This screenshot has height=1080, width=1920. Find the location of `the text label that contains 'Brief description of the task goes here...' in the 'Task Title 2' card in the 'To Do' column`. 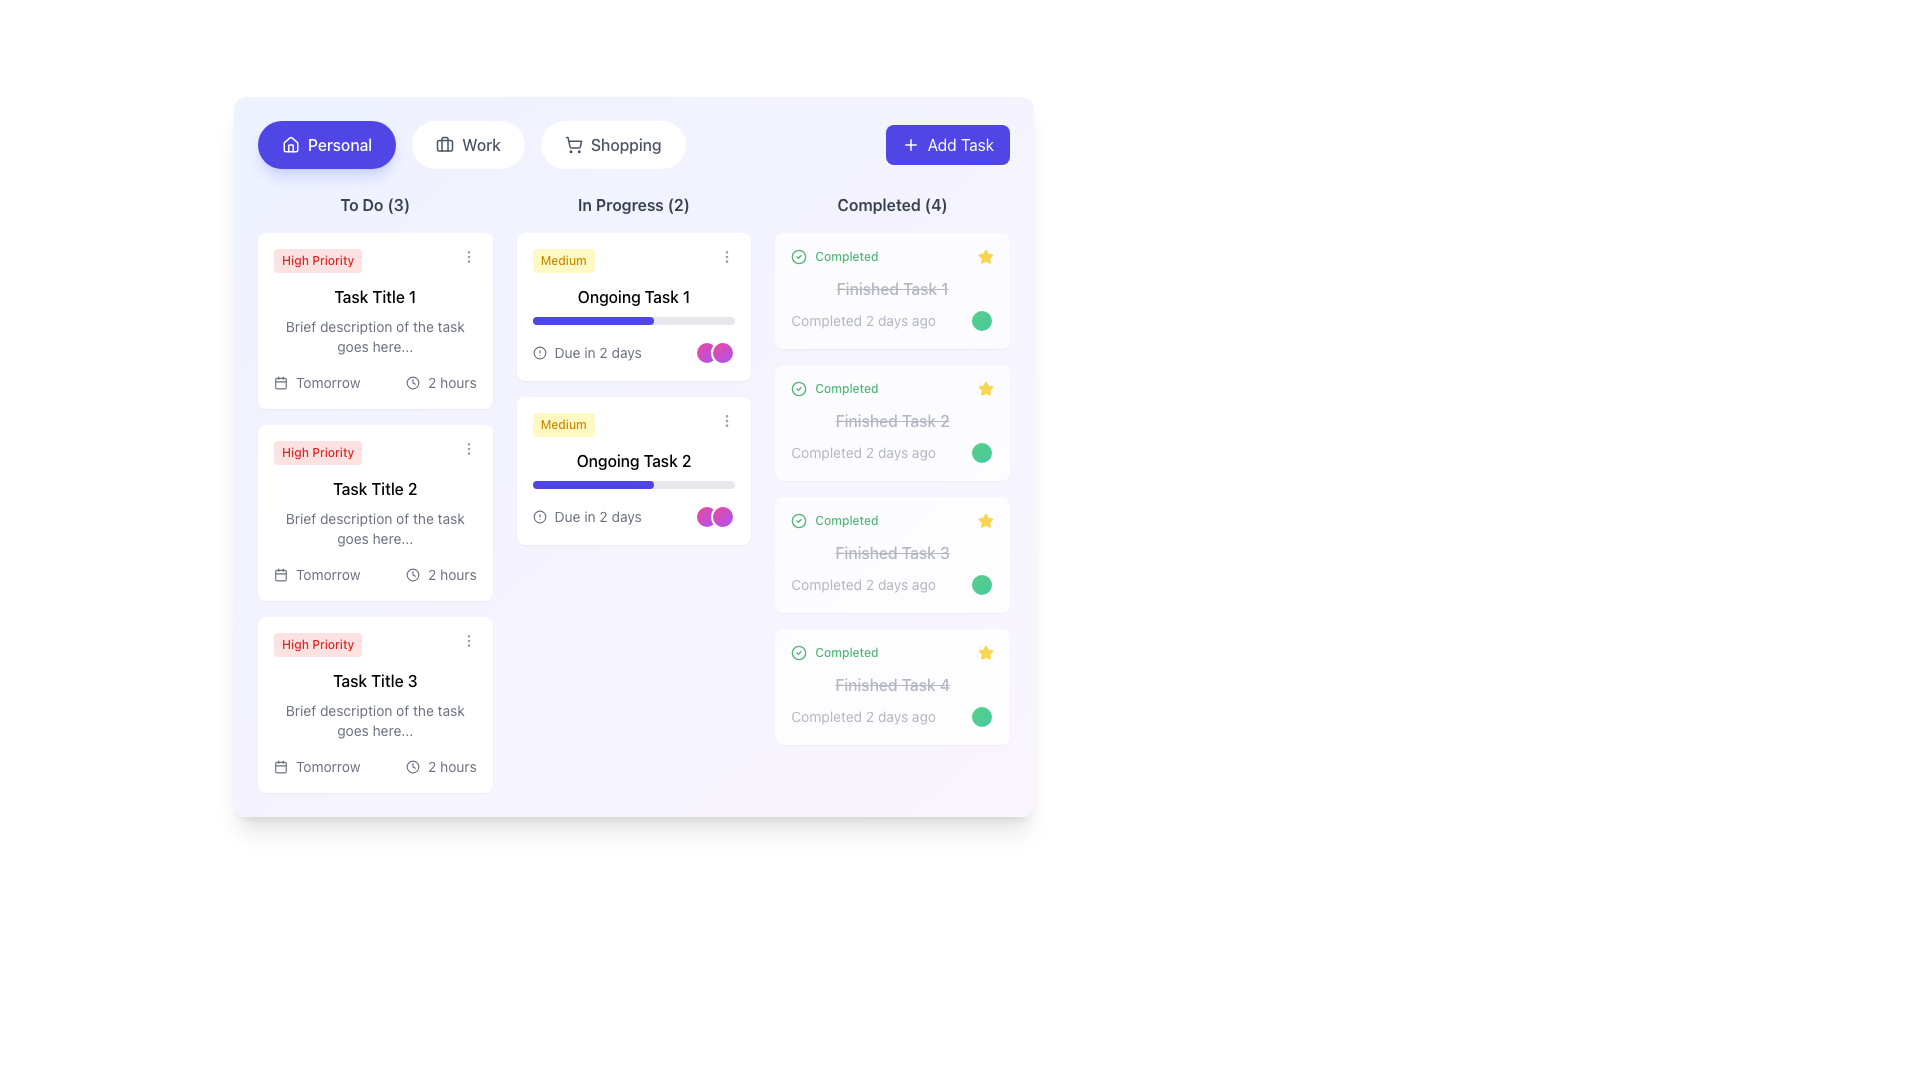

the text label that contains 'Brief description of the task goes here...' in the 'Task Title 2' card in the 'To Do' column is located at coordinates (375, 527).